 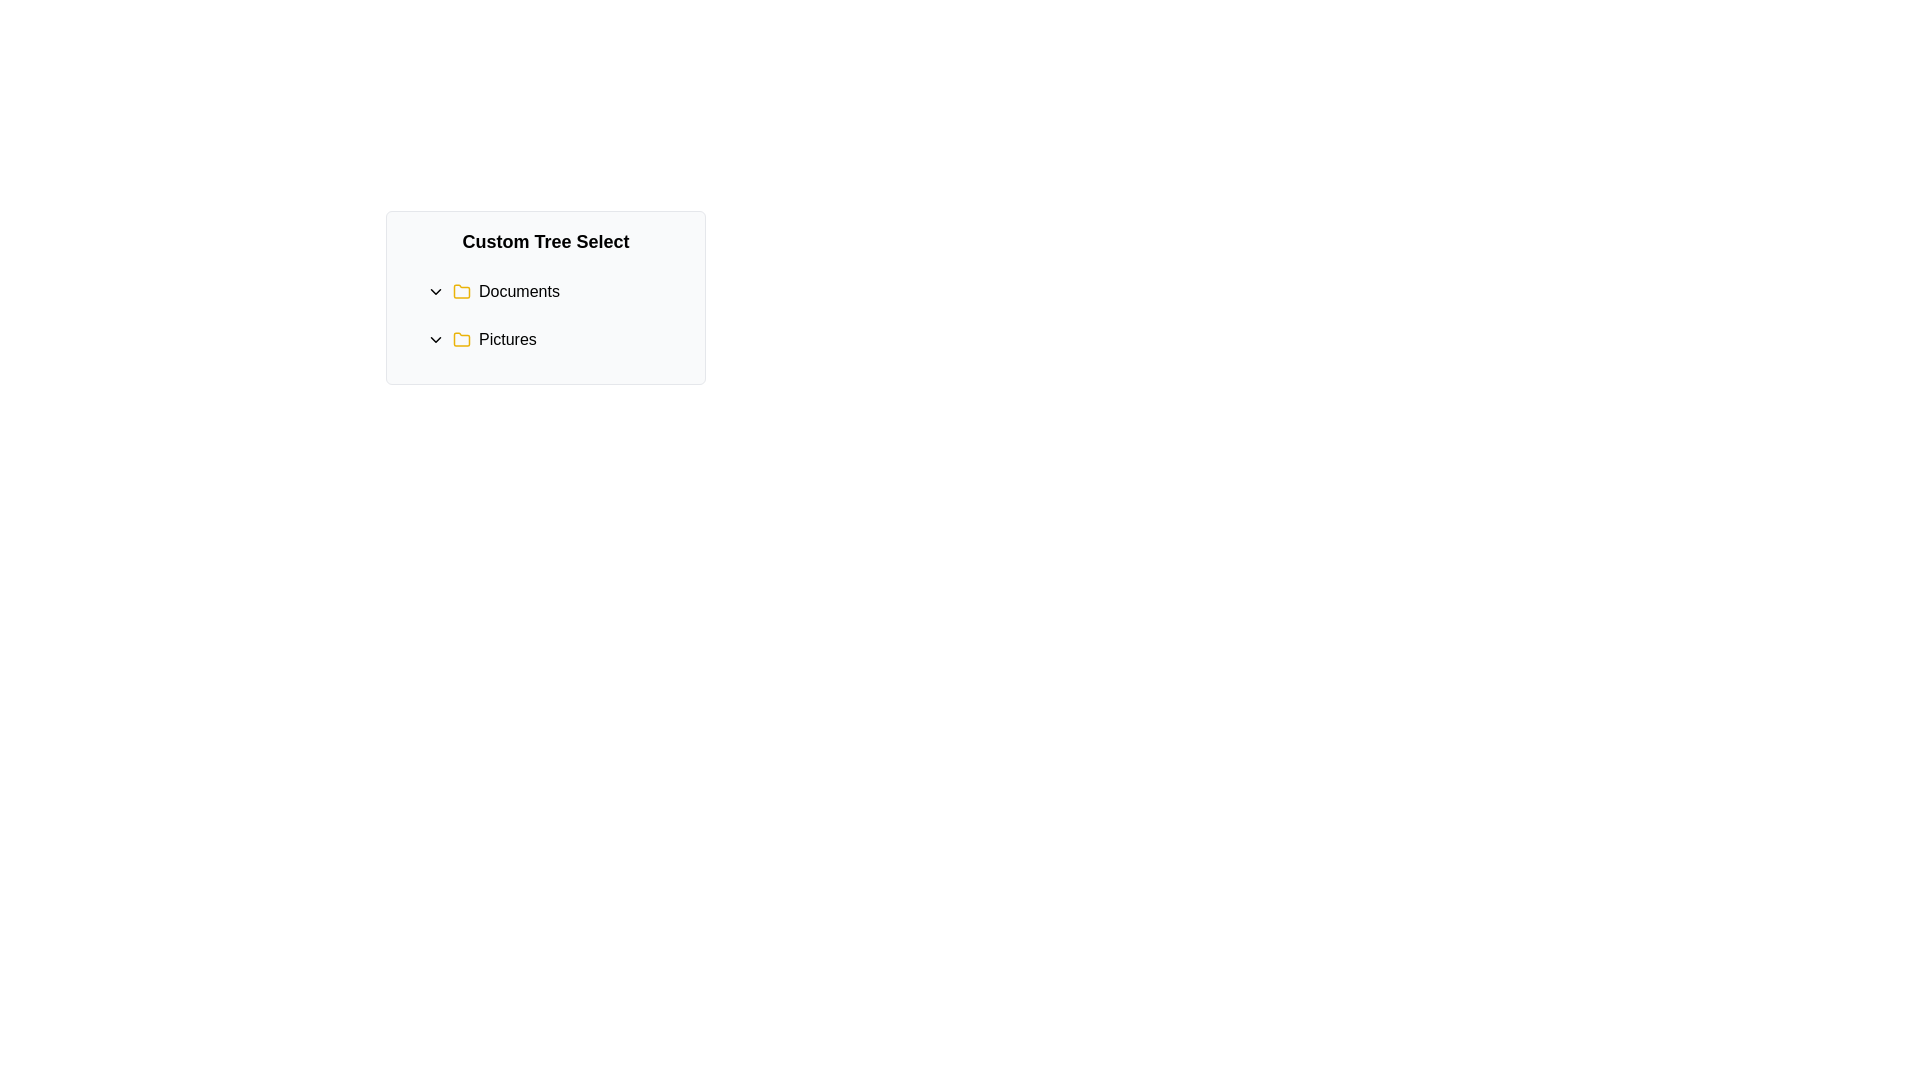 I want to click on the chevron-down icon located next to the 'Documents' folder label, so click(x=435, y=292).